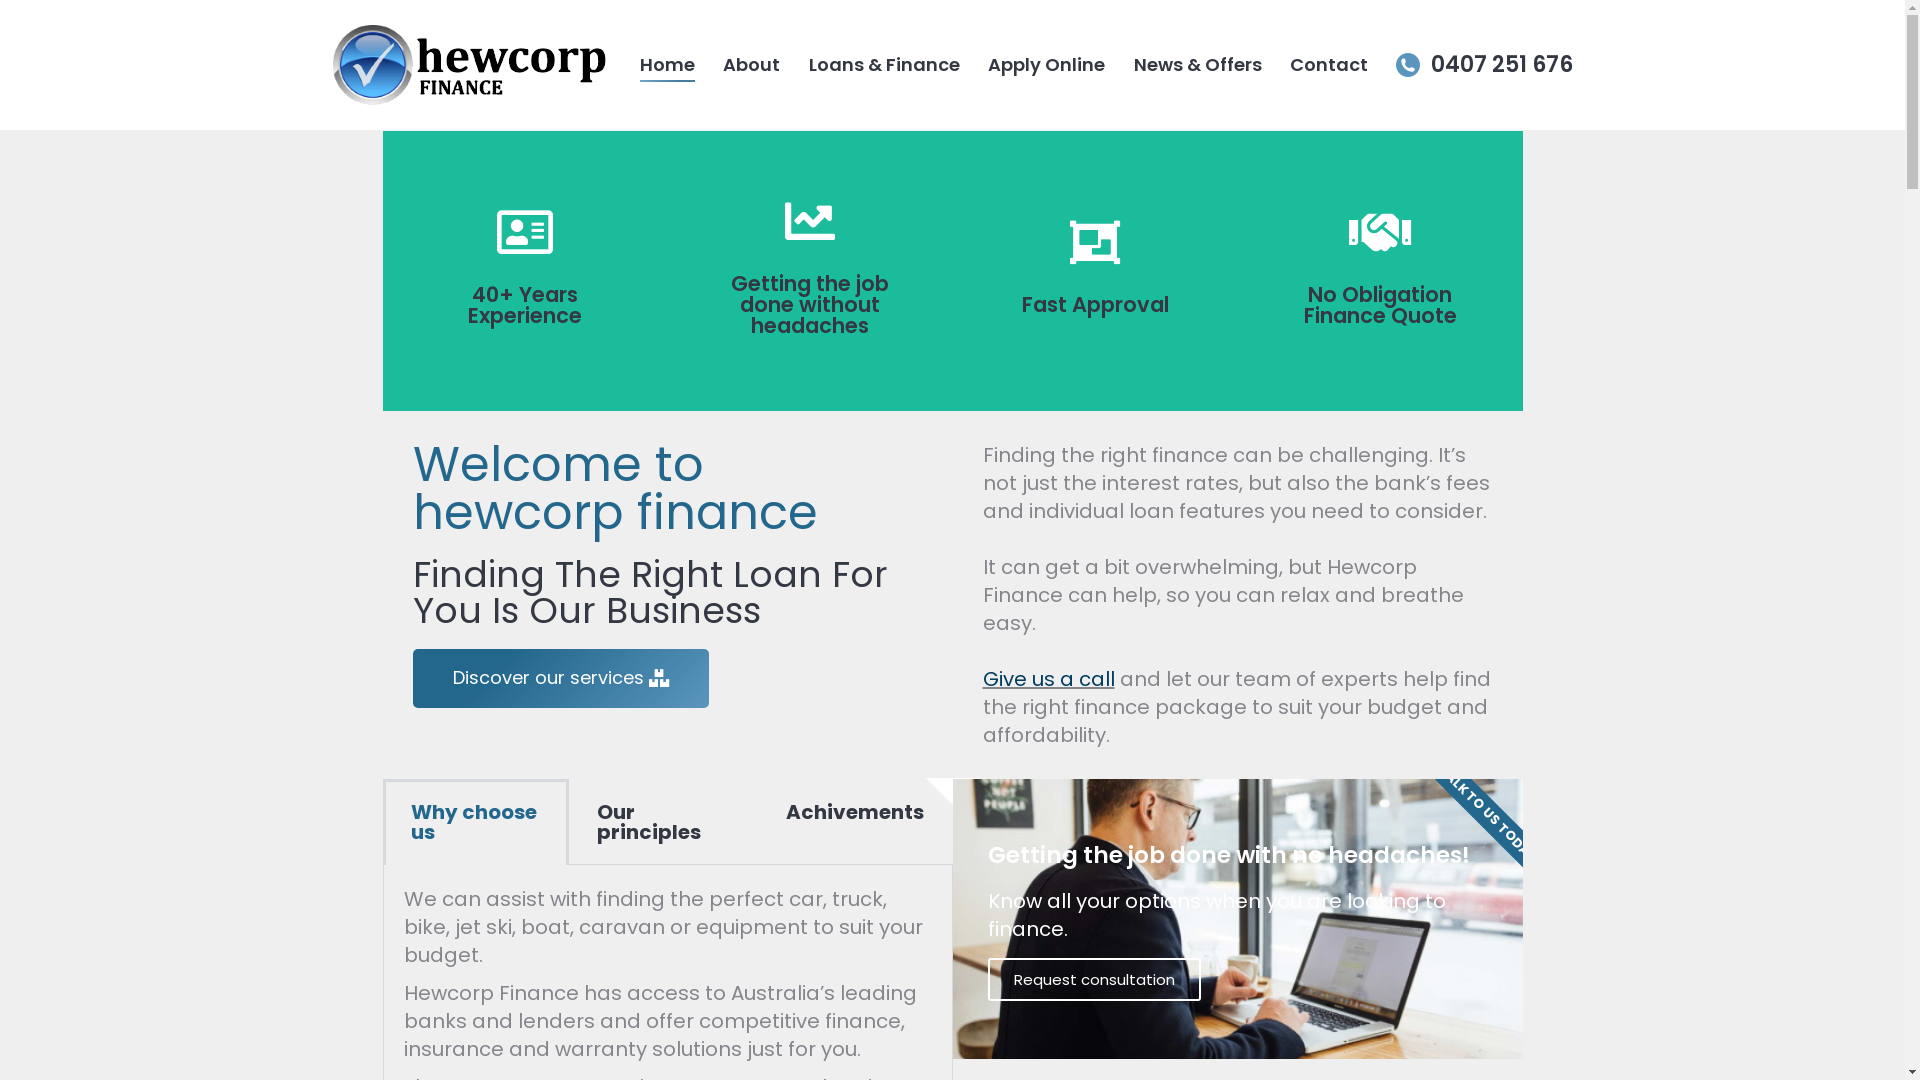  What do you see at coordinates (1290, 64) in the screenshot?
I see `'Contact'` at bounding box center [1290, 64].